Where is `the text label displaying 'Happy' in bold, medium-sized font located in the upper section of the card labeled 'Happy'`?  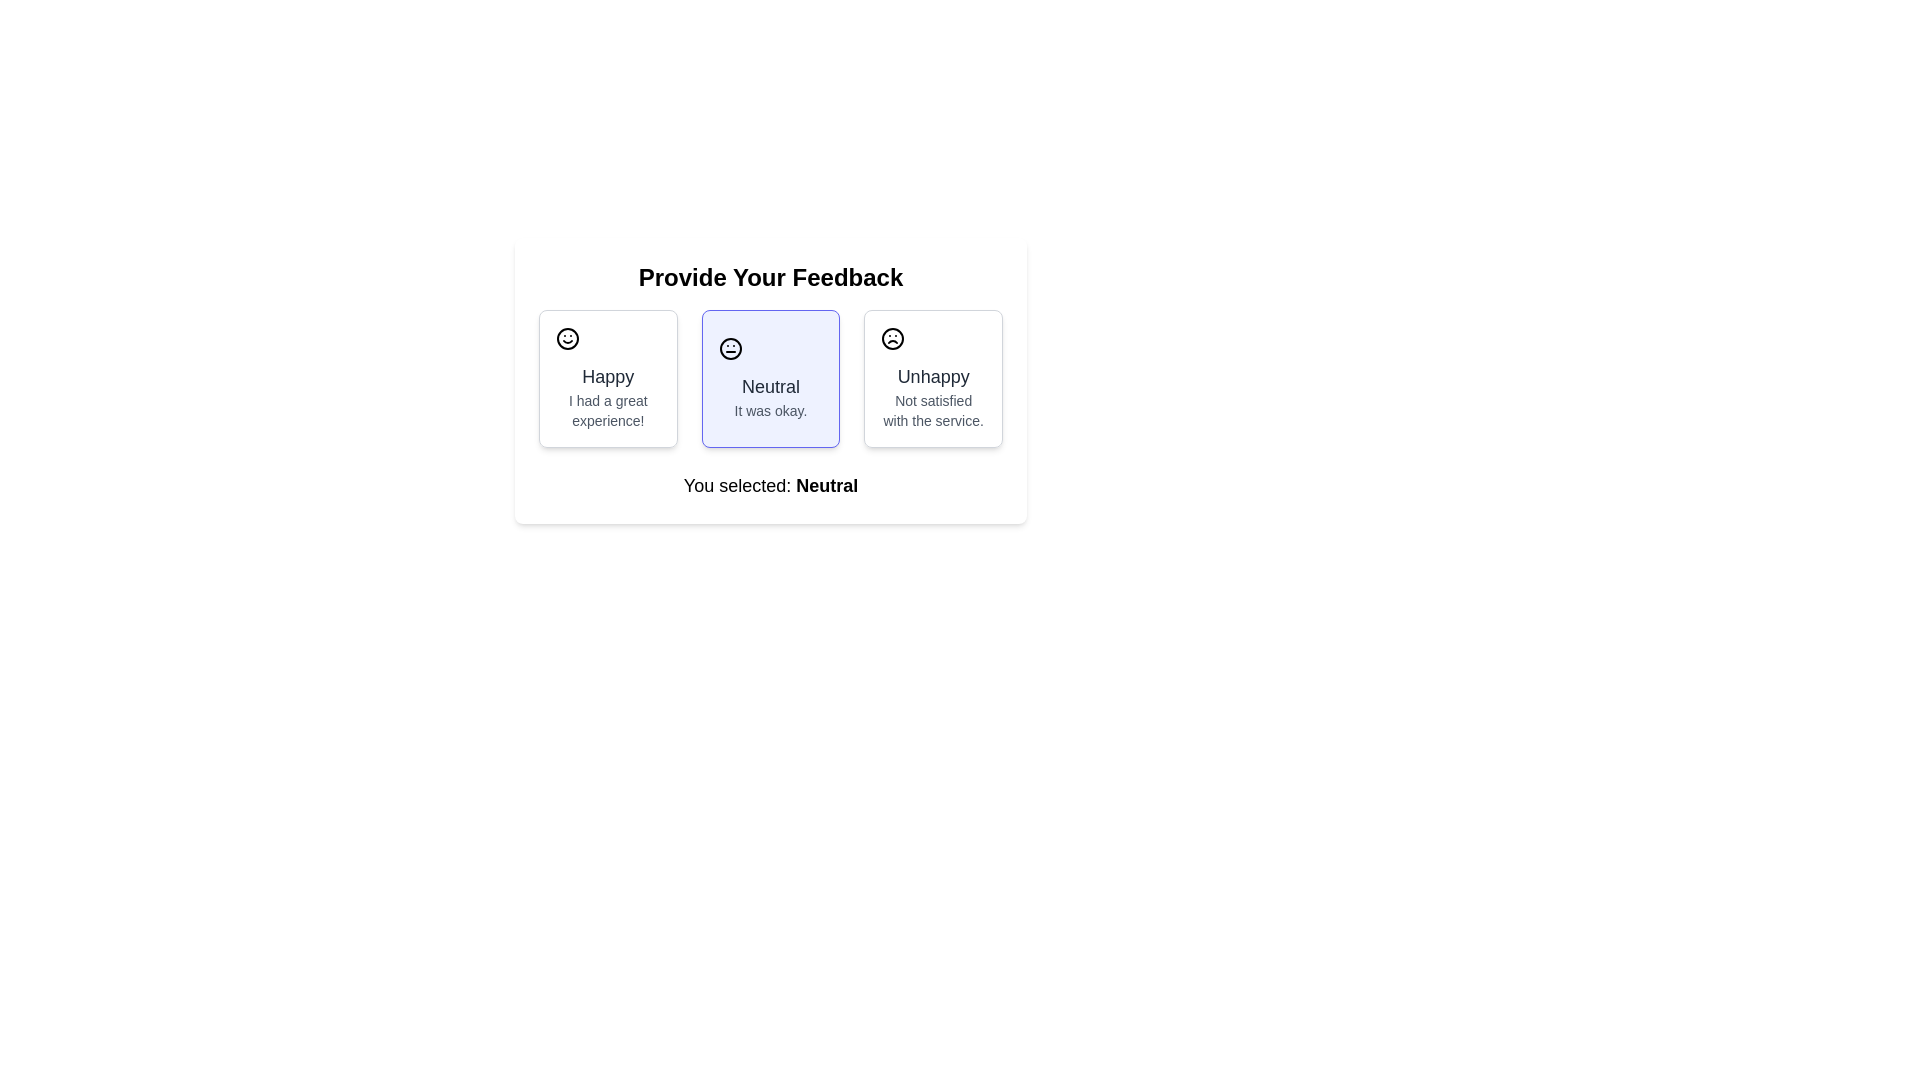
the text label displaying 'Happy' in bold, medium-sized font located in the upper section of the card labeled 'Happy' is located at coordinates (607, 377).